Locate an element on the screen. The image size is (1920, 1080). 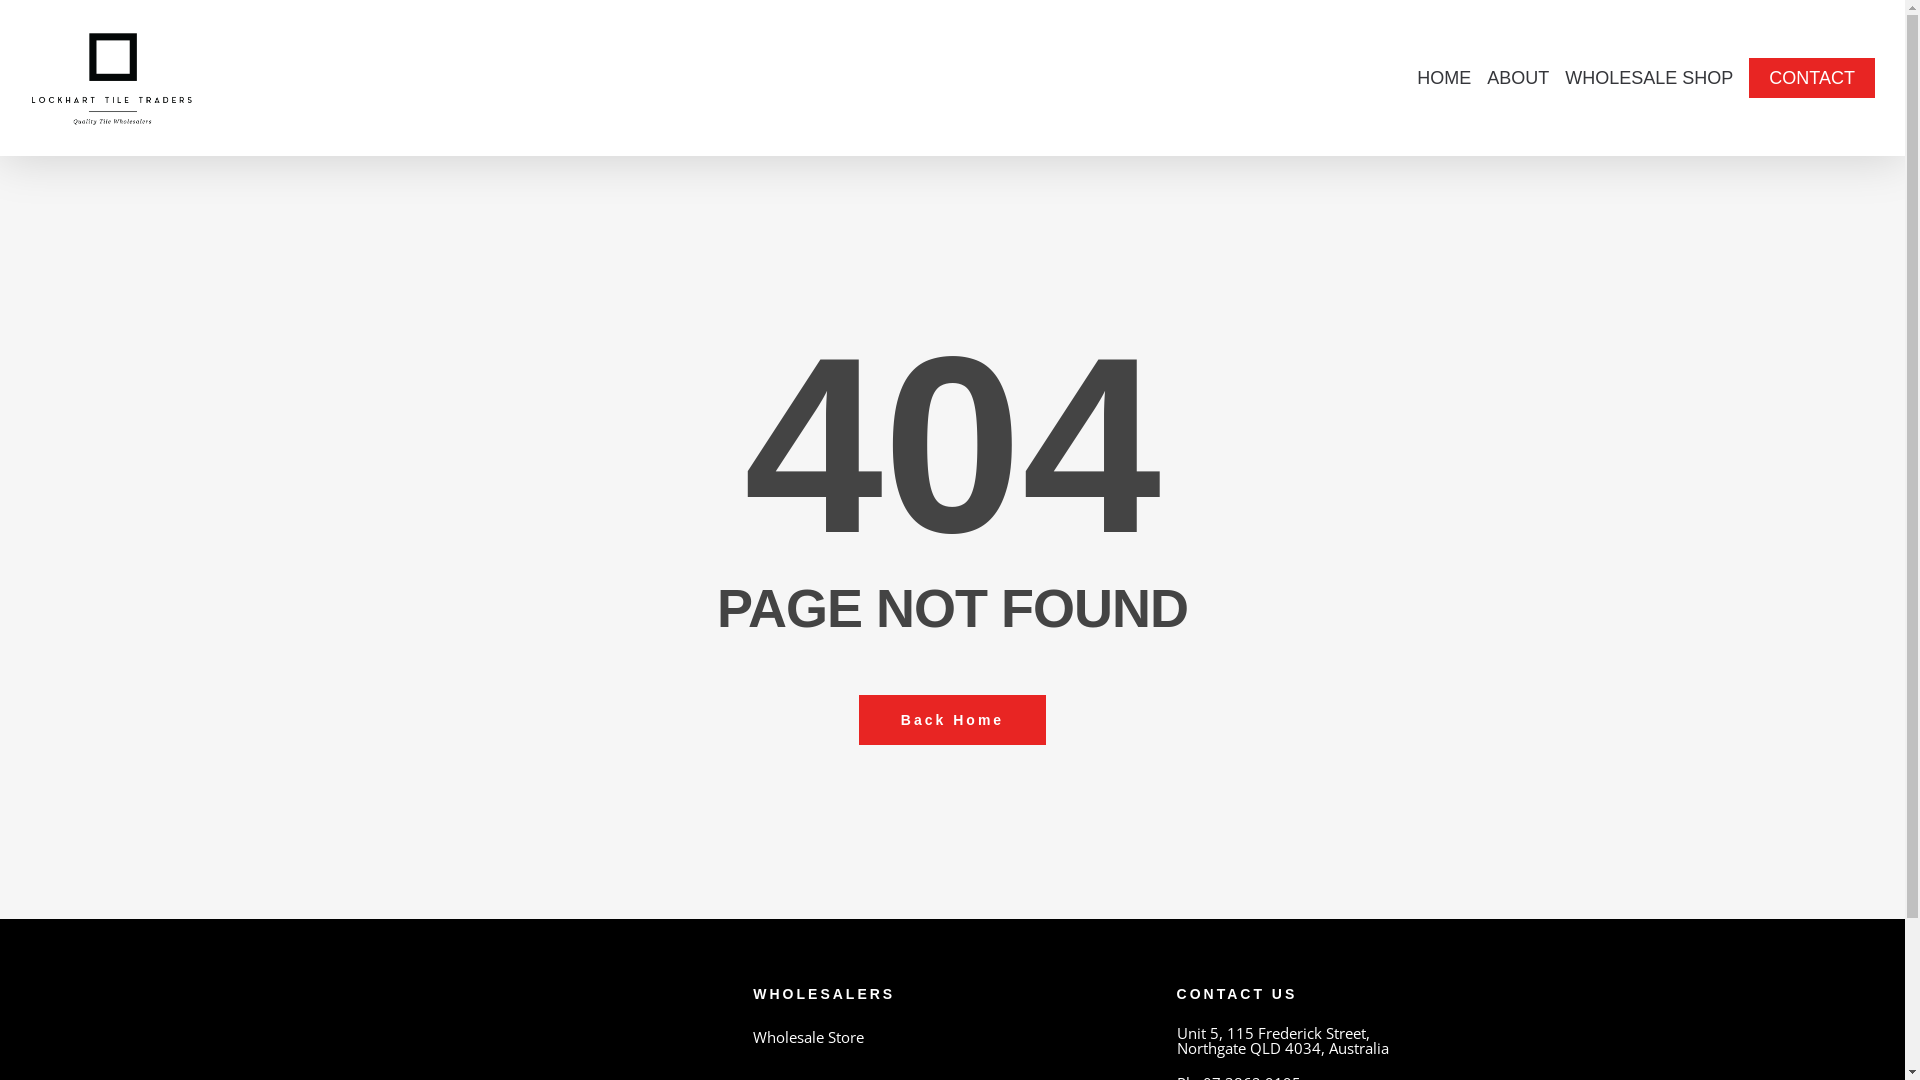
'Back Home' is located at coordinates (951, 717).